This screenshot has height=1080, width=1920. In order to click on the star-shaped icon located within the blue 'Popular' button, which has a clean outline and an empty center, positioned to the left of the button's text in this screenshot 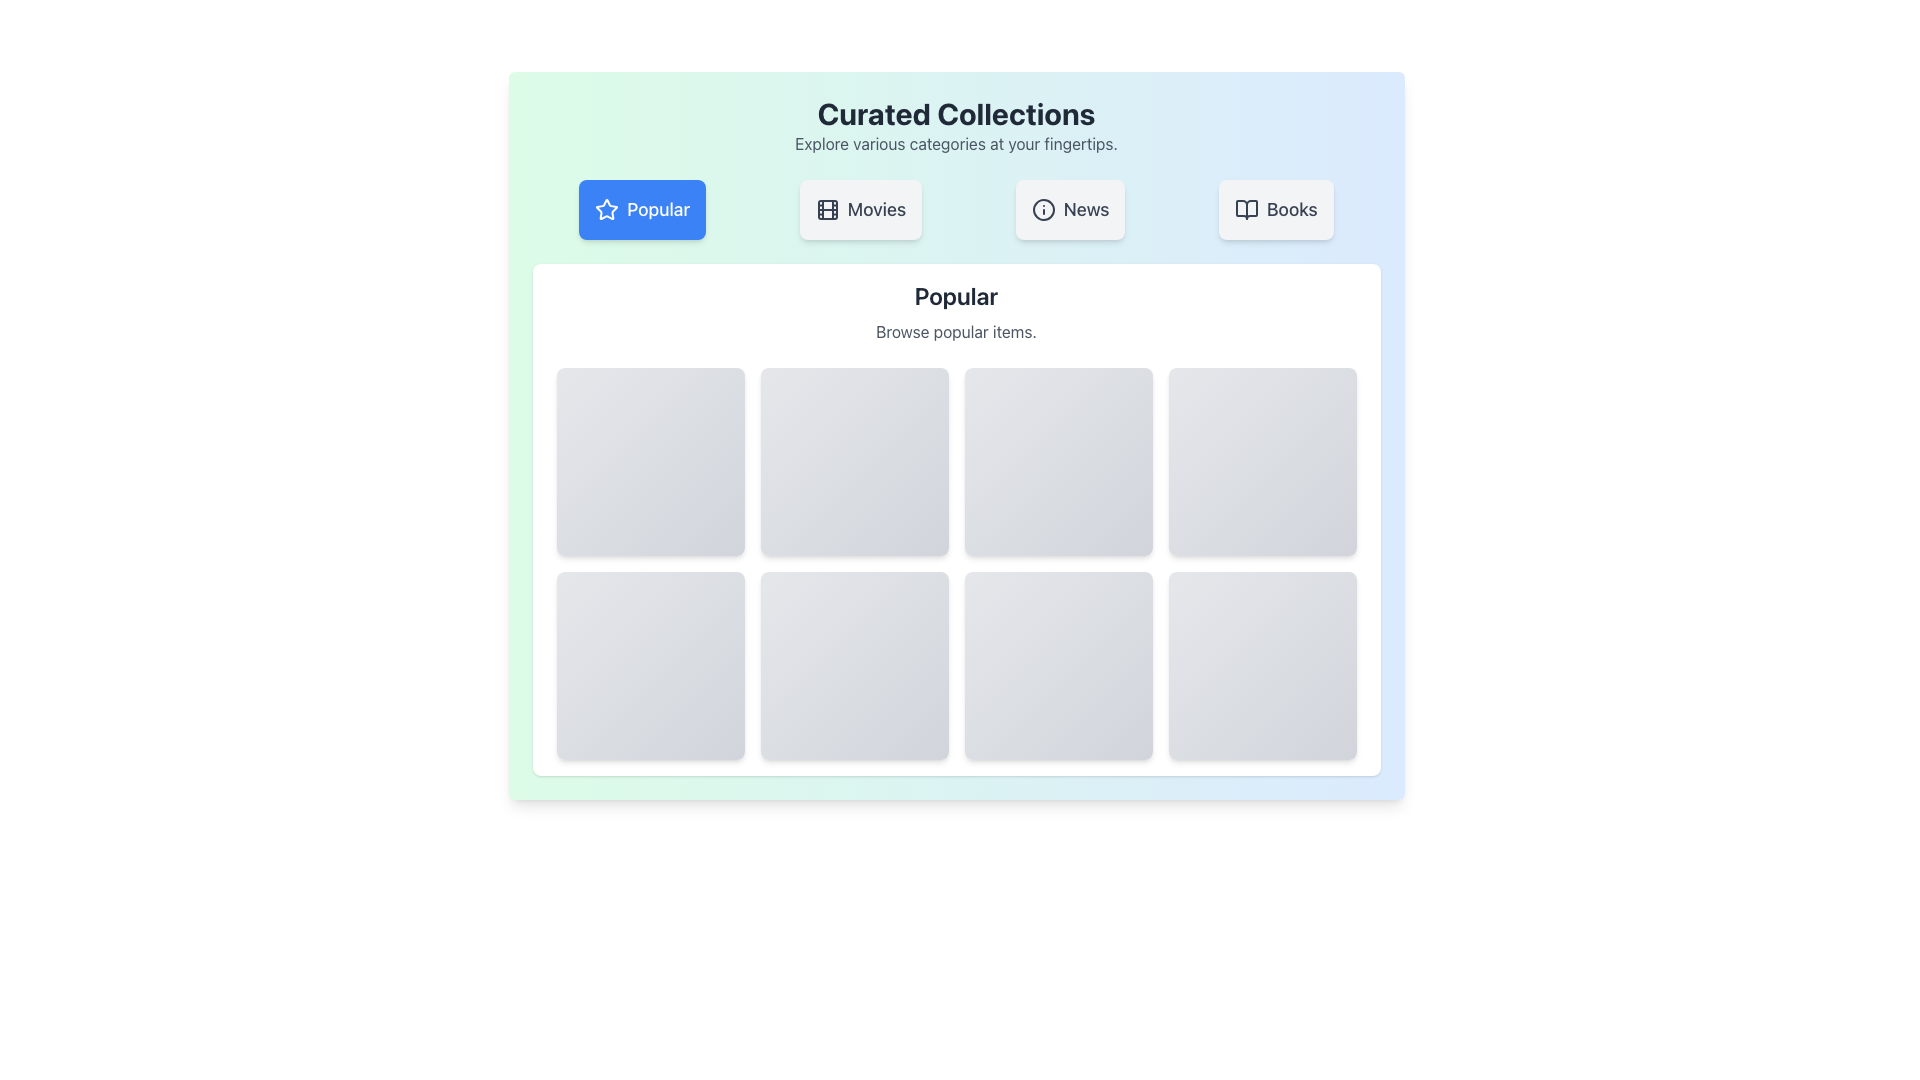, I will do `click(606, 209)`.